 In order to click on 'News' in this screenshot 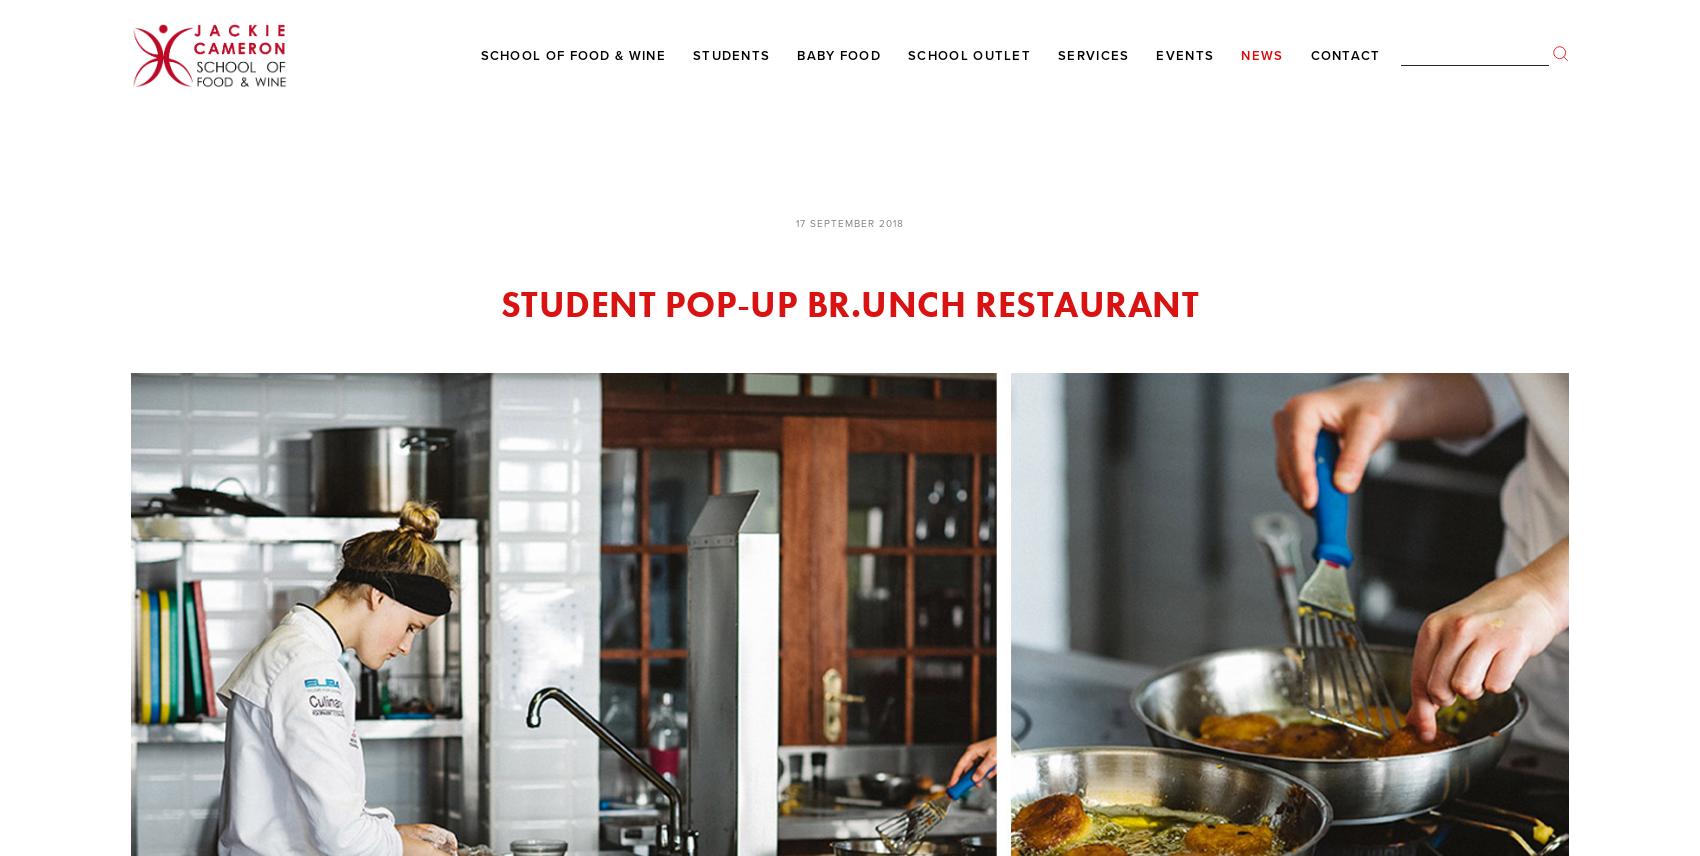, I will do `click(1261, 53)`.